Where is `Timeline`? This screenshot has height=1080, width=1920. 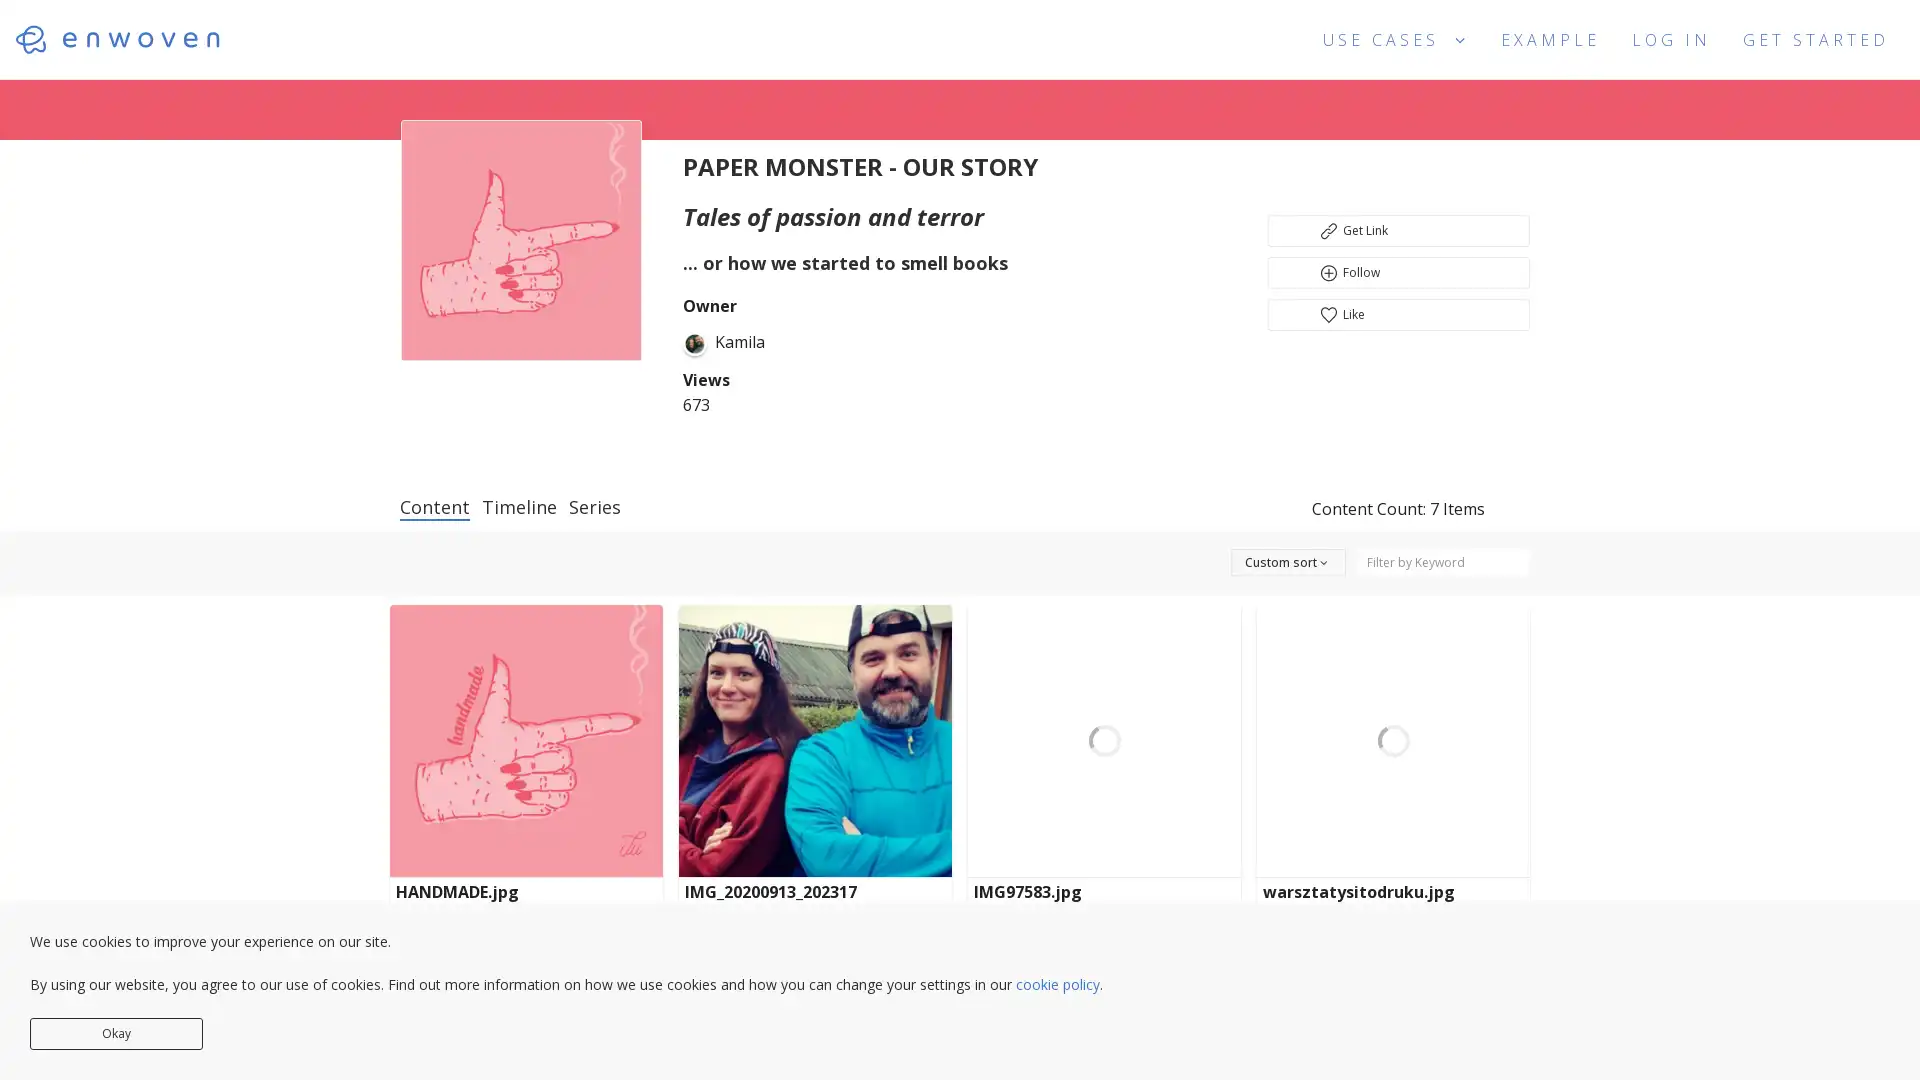 Timeline is located at coordinates (519, 504).